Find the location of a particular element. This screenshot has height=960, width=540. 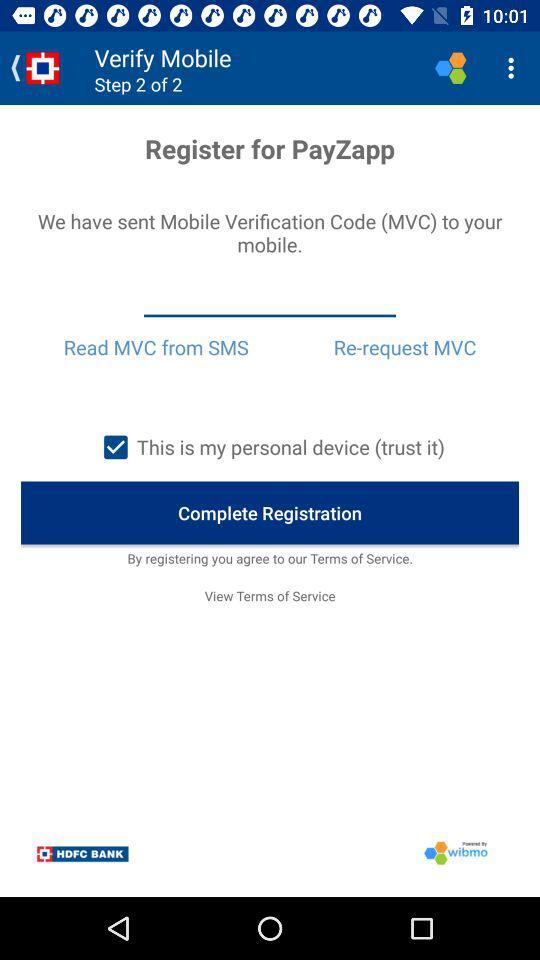

mvc text field is located at coordinates (270, 298).